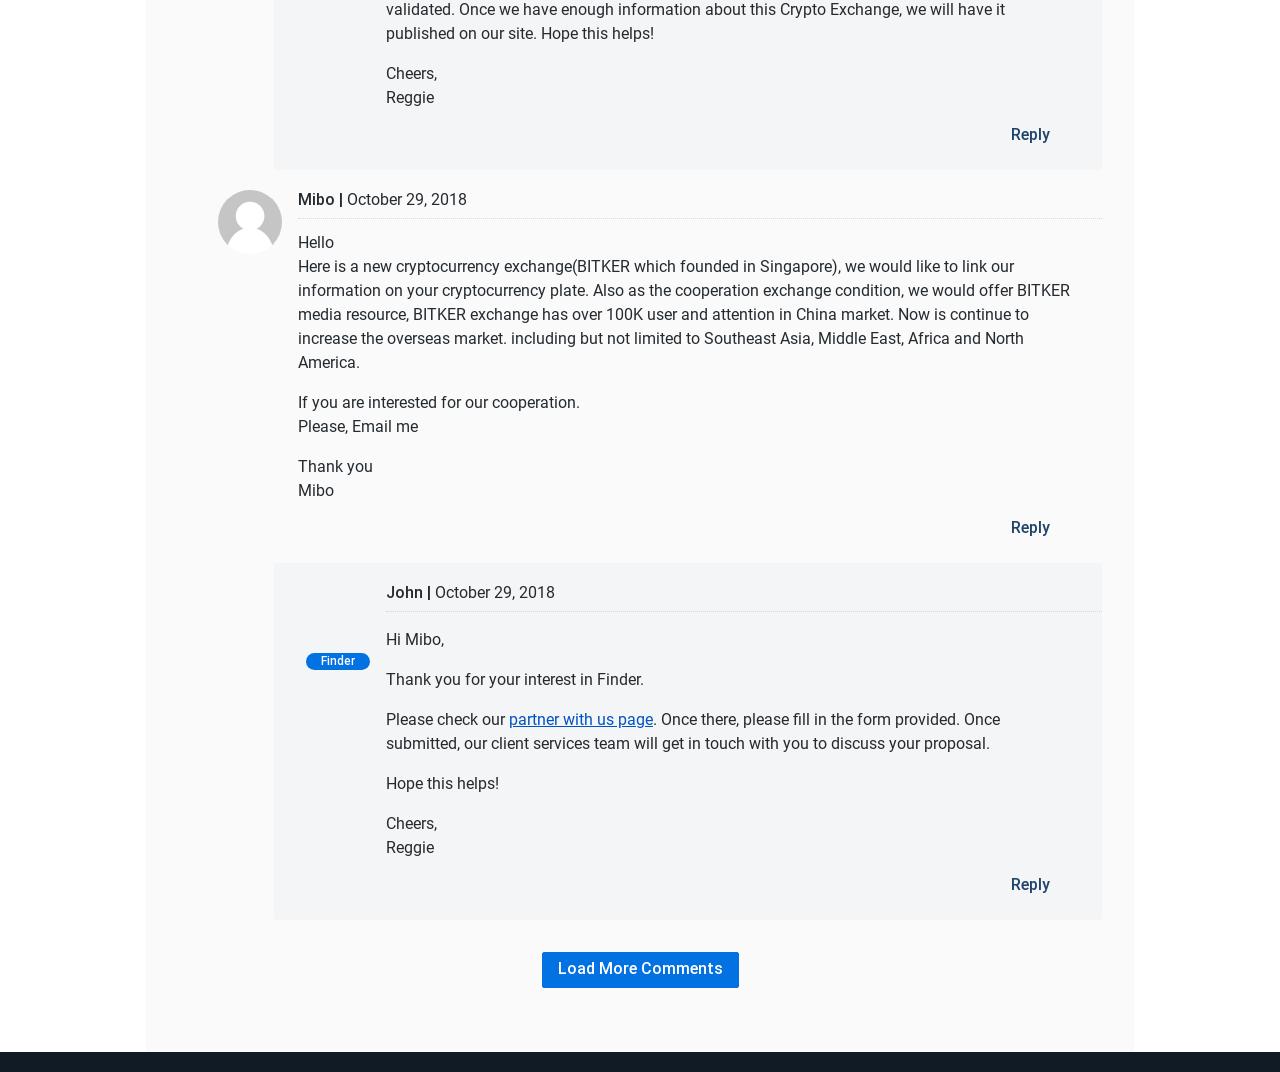 This screenshot has height=1072, width=1280. Describe the element at coordinates (335, 464) in the screenshot. I see `'Thank you'` at that location.